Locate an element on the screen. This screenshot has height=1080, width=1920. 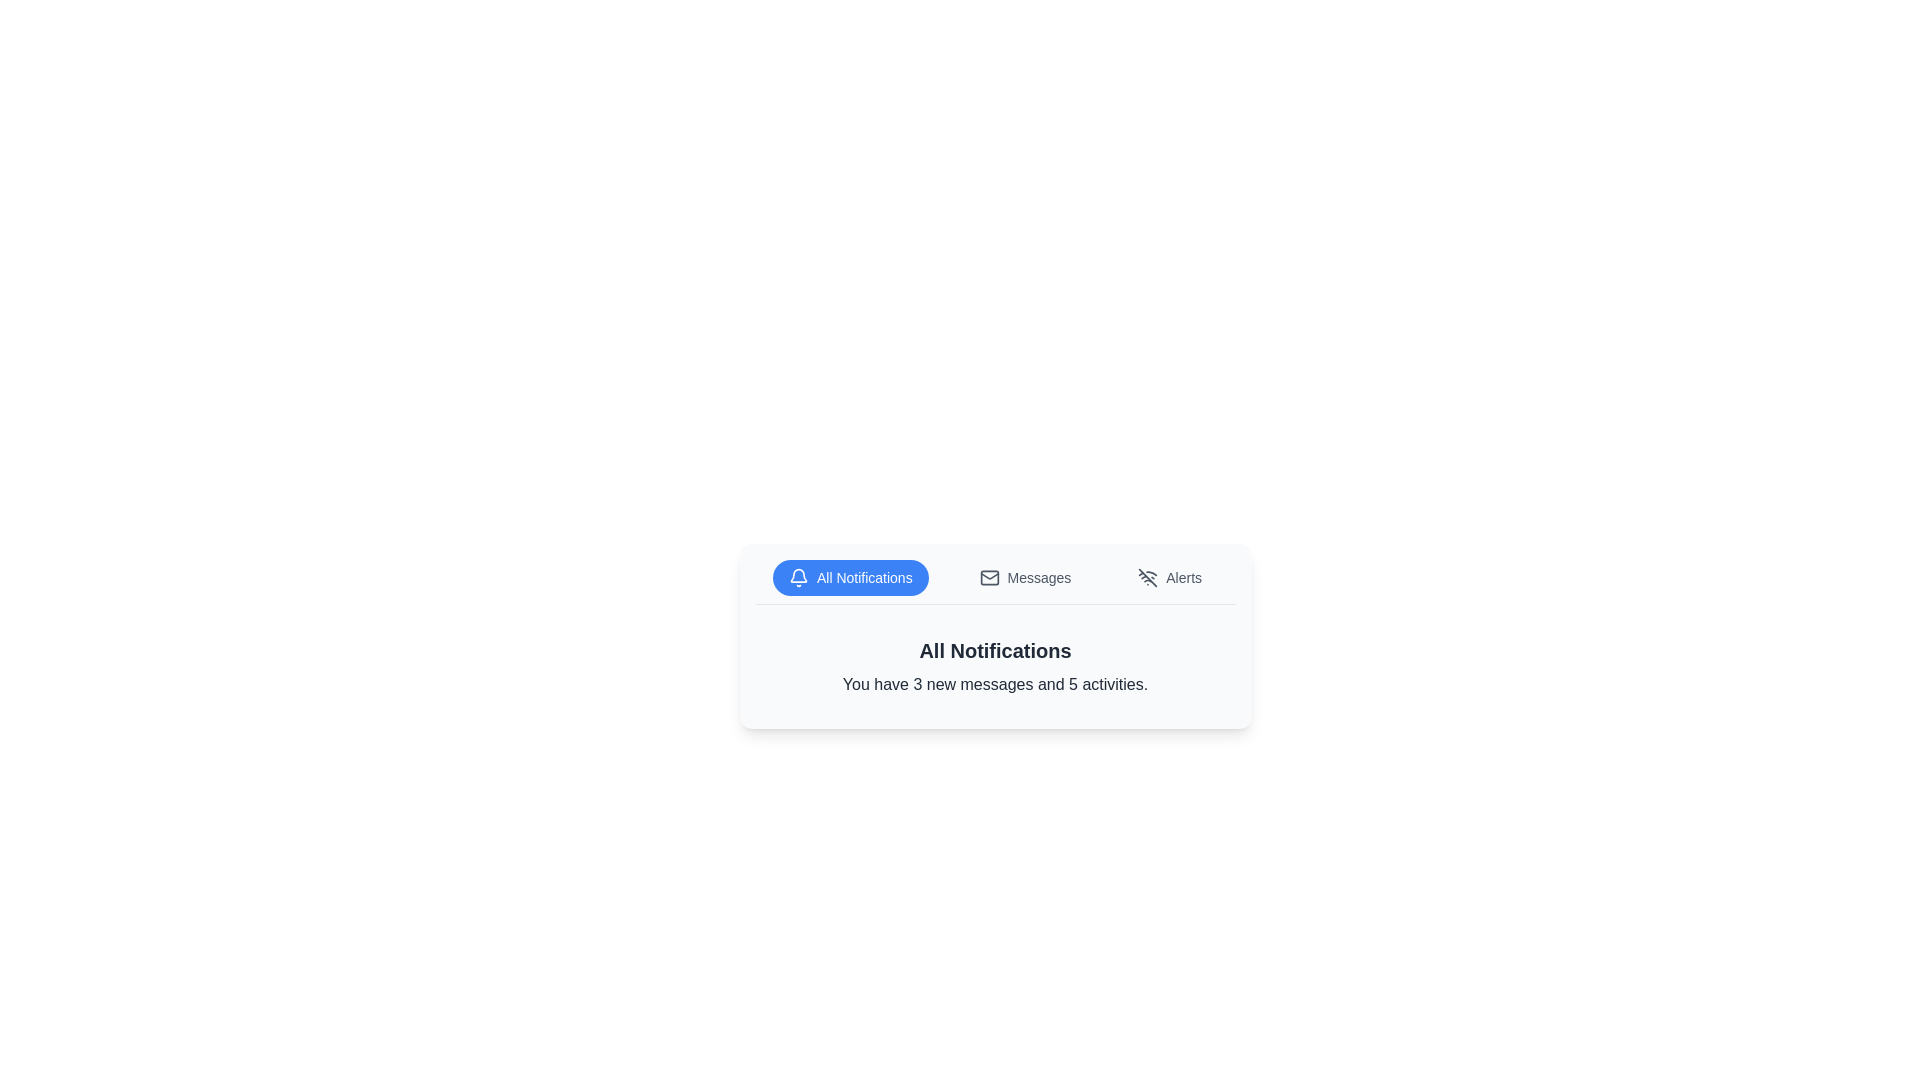
the textual notification panel titled 'All Notifications' that contains the message 'You have 3 new messages and 5 activities.' is located at coordinates (995, 667).